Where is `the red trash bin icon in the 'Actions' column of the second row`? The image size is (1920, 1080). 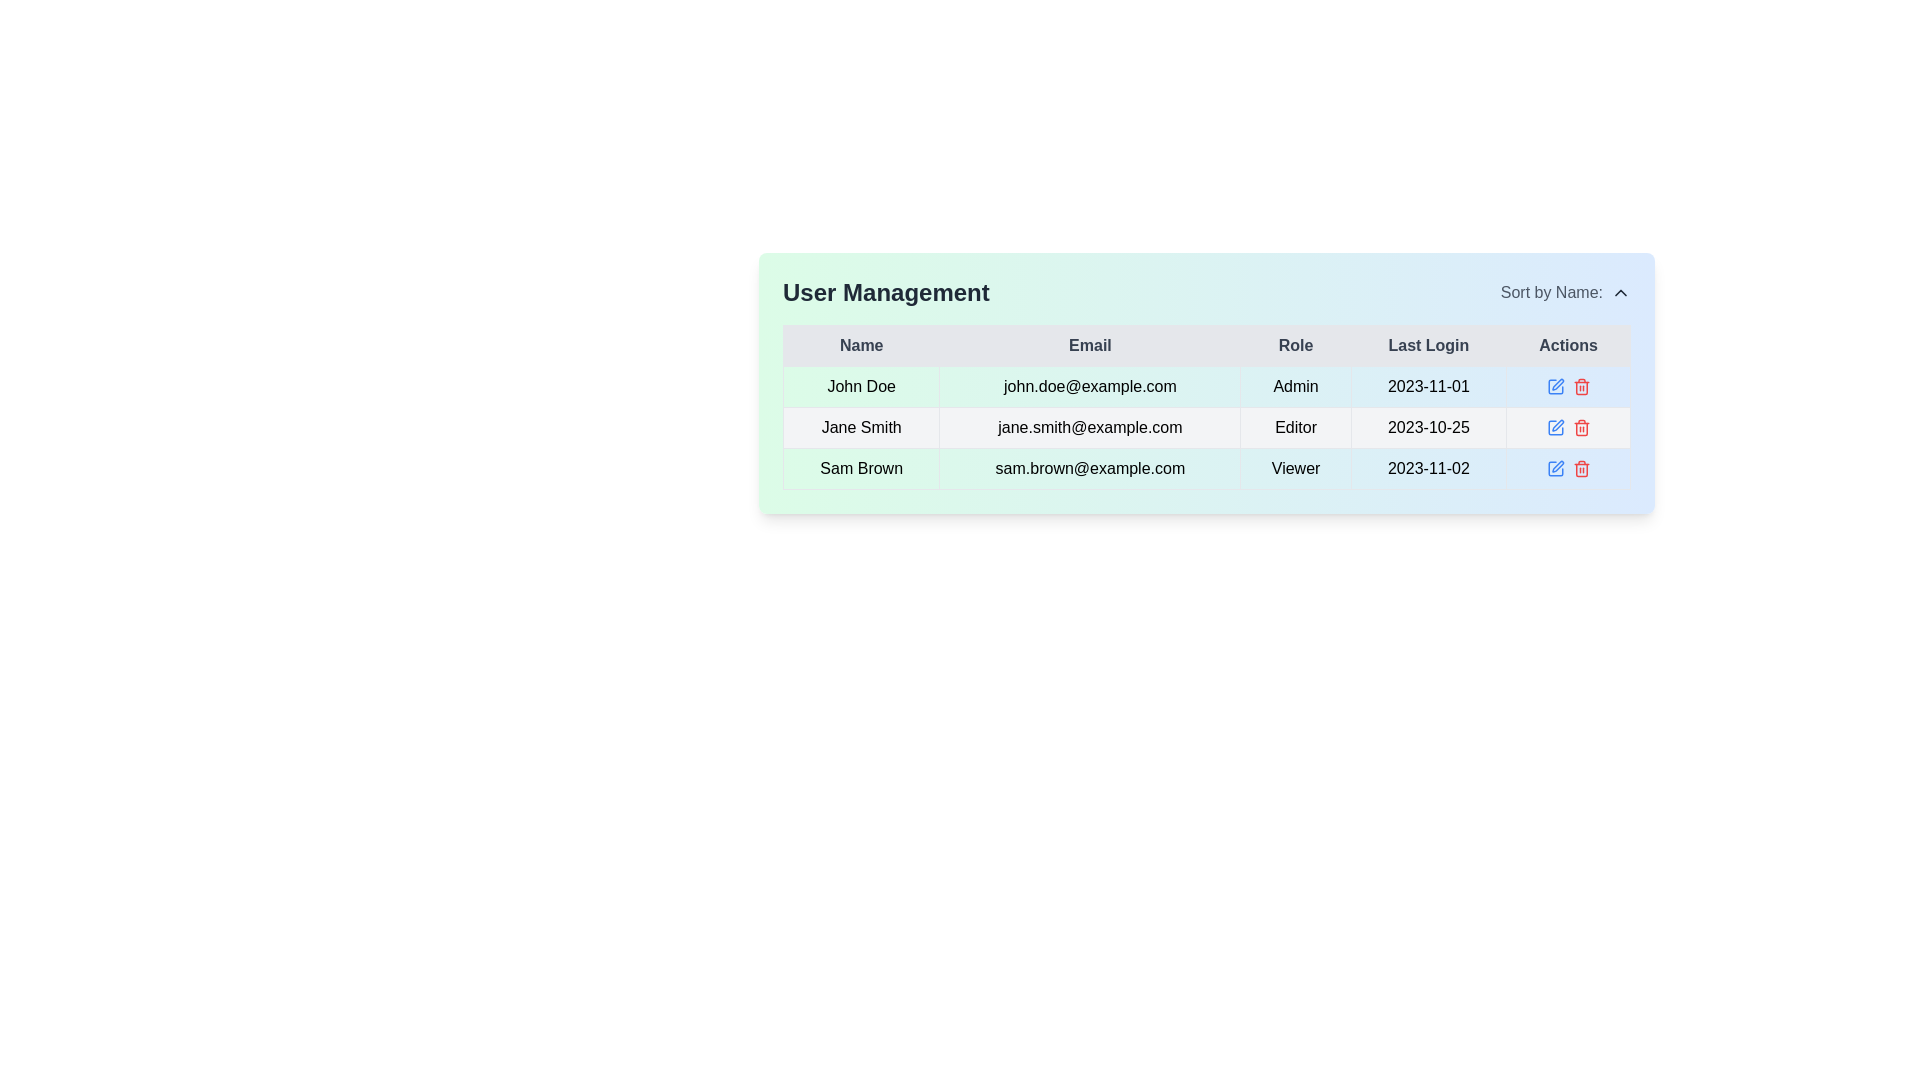 the red trash bin icon in the 'Actions' column of the second row is located at coordinates (1580, 427).